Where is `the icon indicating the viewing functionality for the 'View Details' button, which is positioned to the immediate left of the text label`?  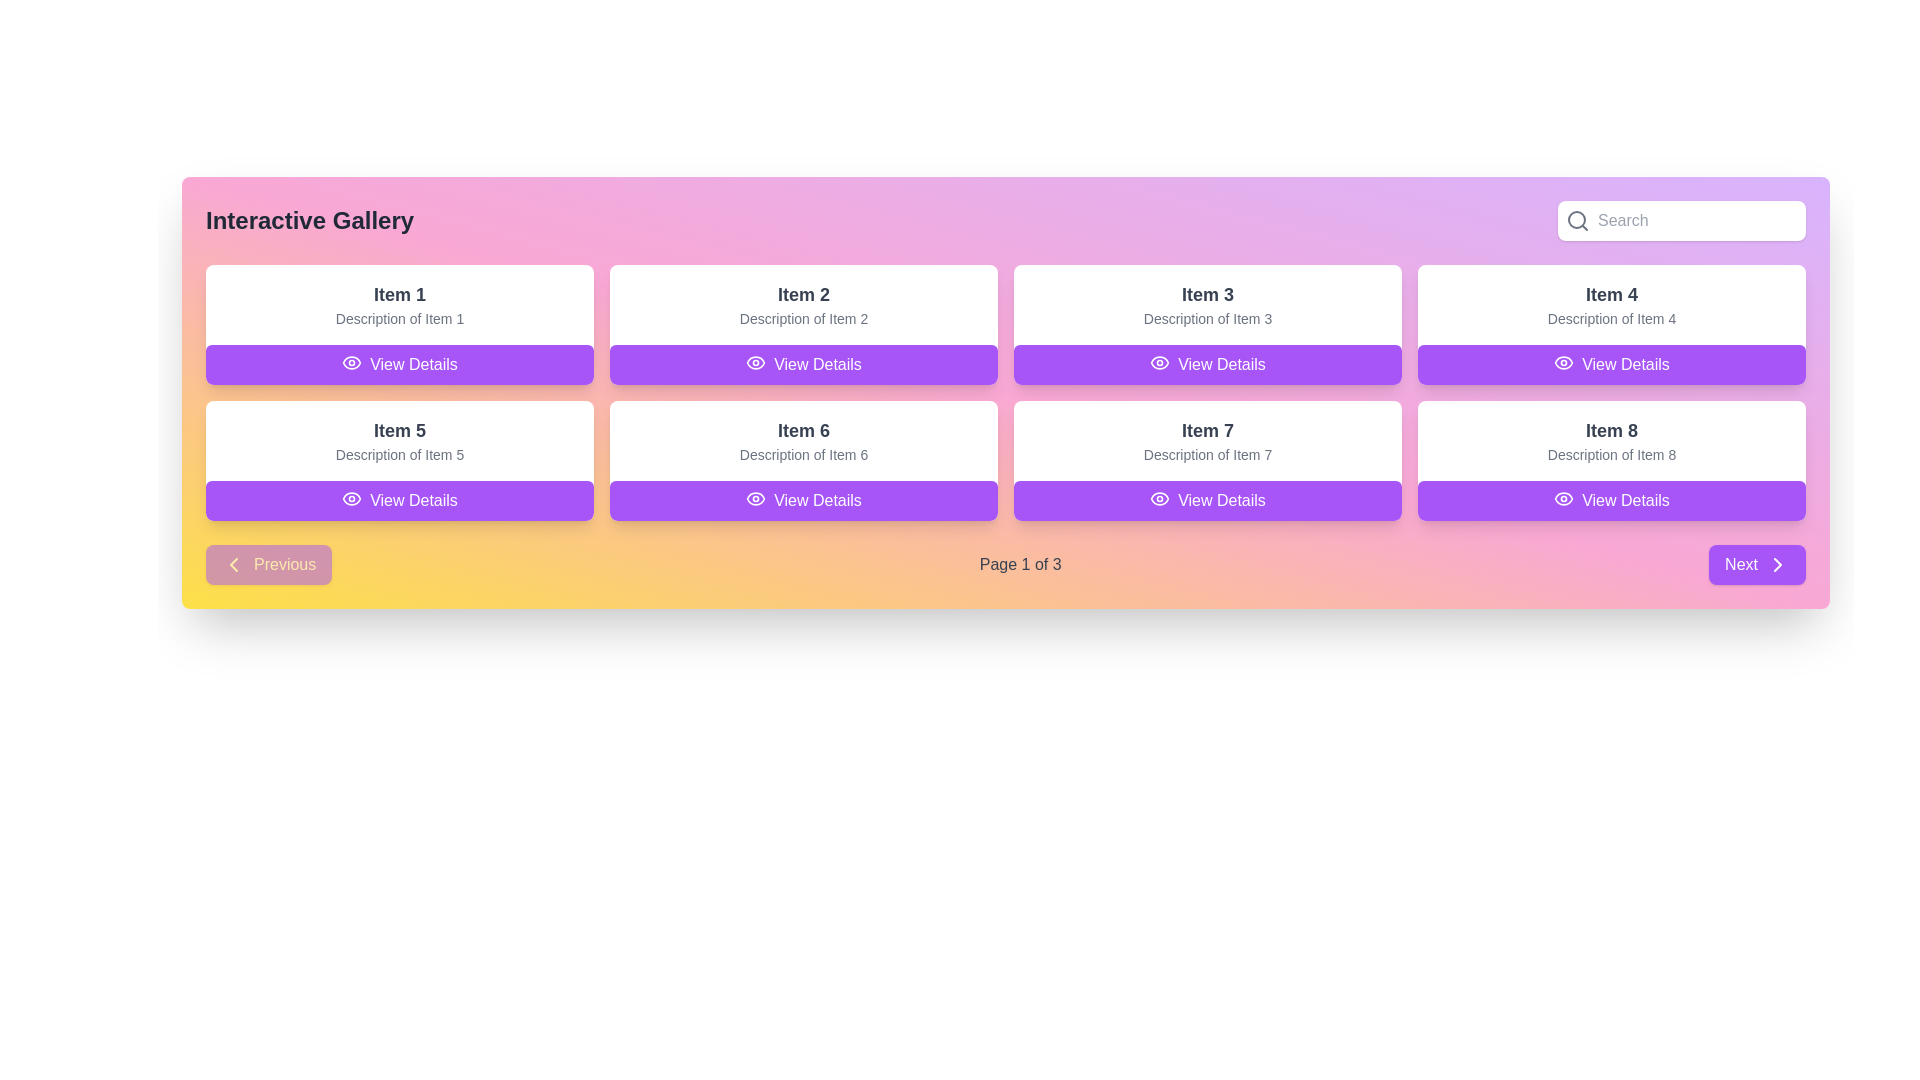 the icon indicating the viewing functionality for the 'View Details' button, which is positioned to the immediate left of the text label is located at coordinates (1563, 497).